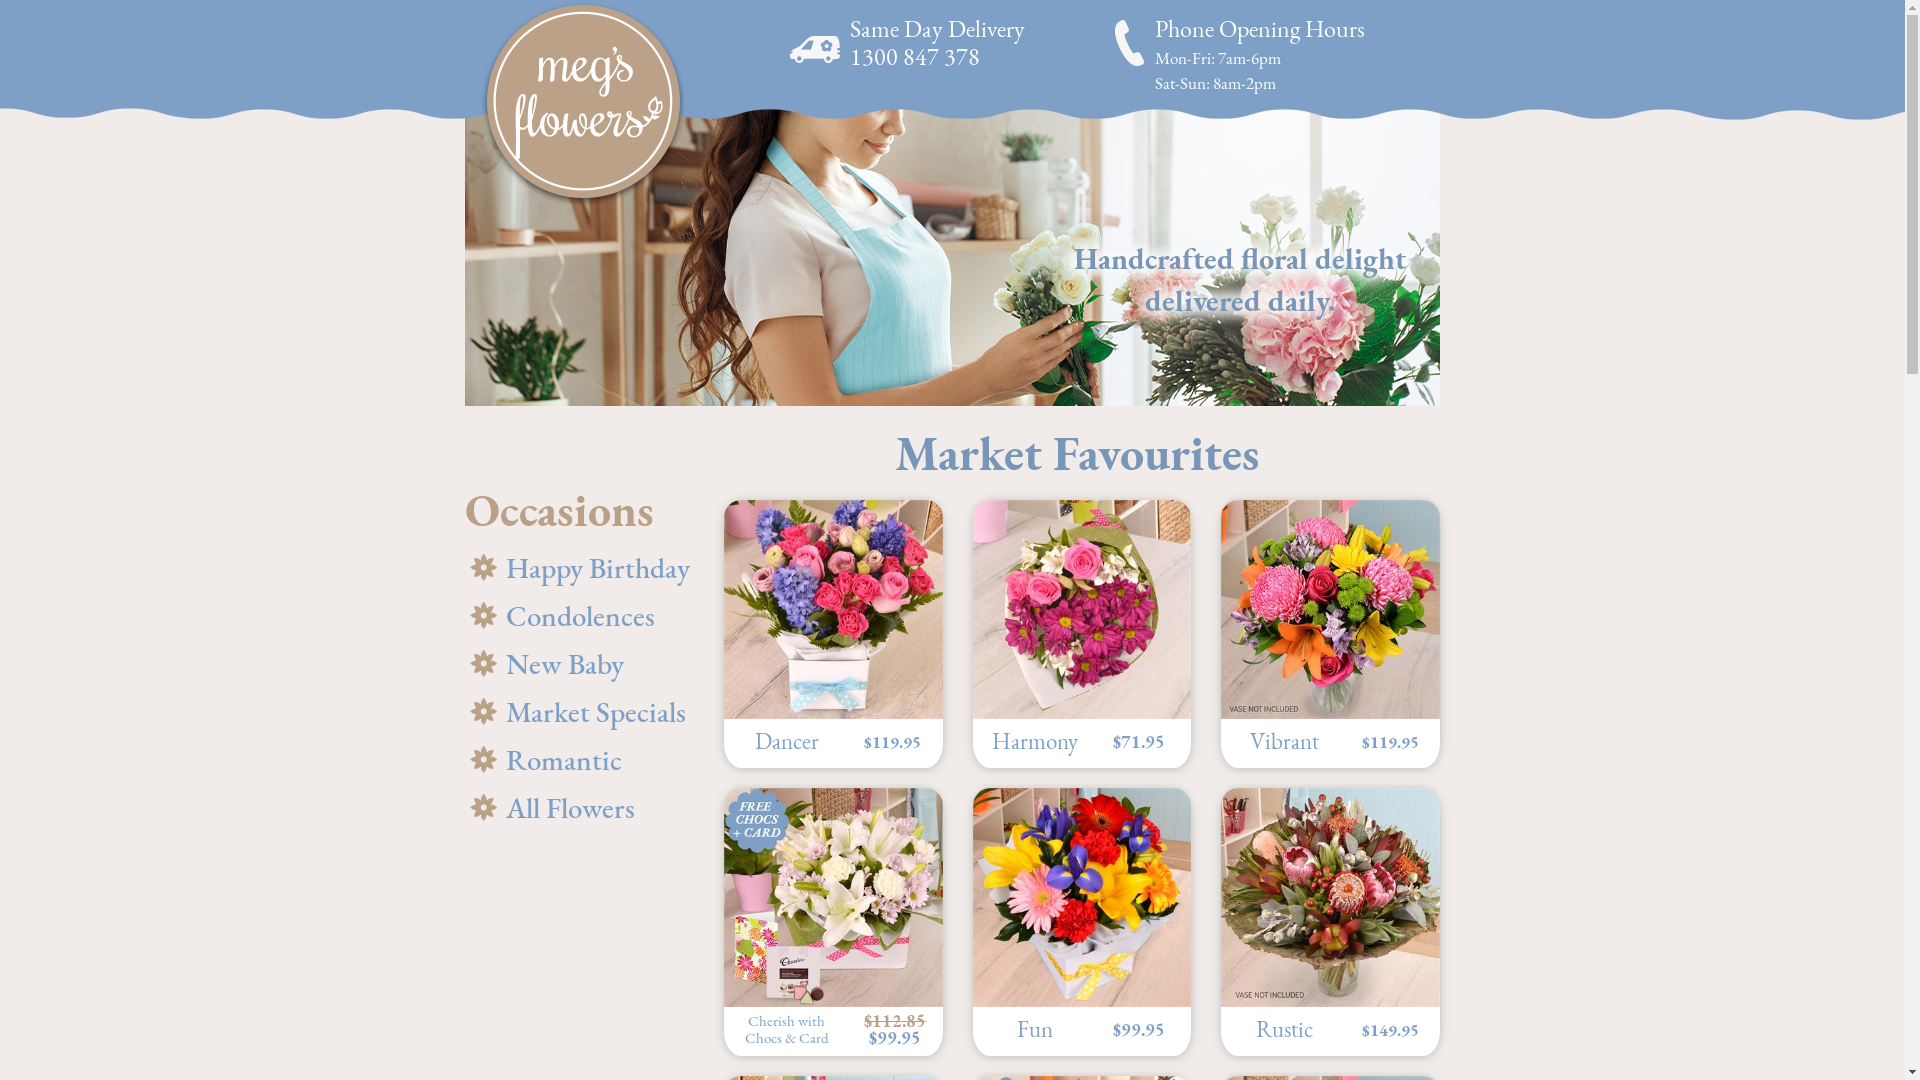  What do you see at coordinates (578, 807) in the screenshot?
I see `'All Flowers'` at bounding box center [578, 807].